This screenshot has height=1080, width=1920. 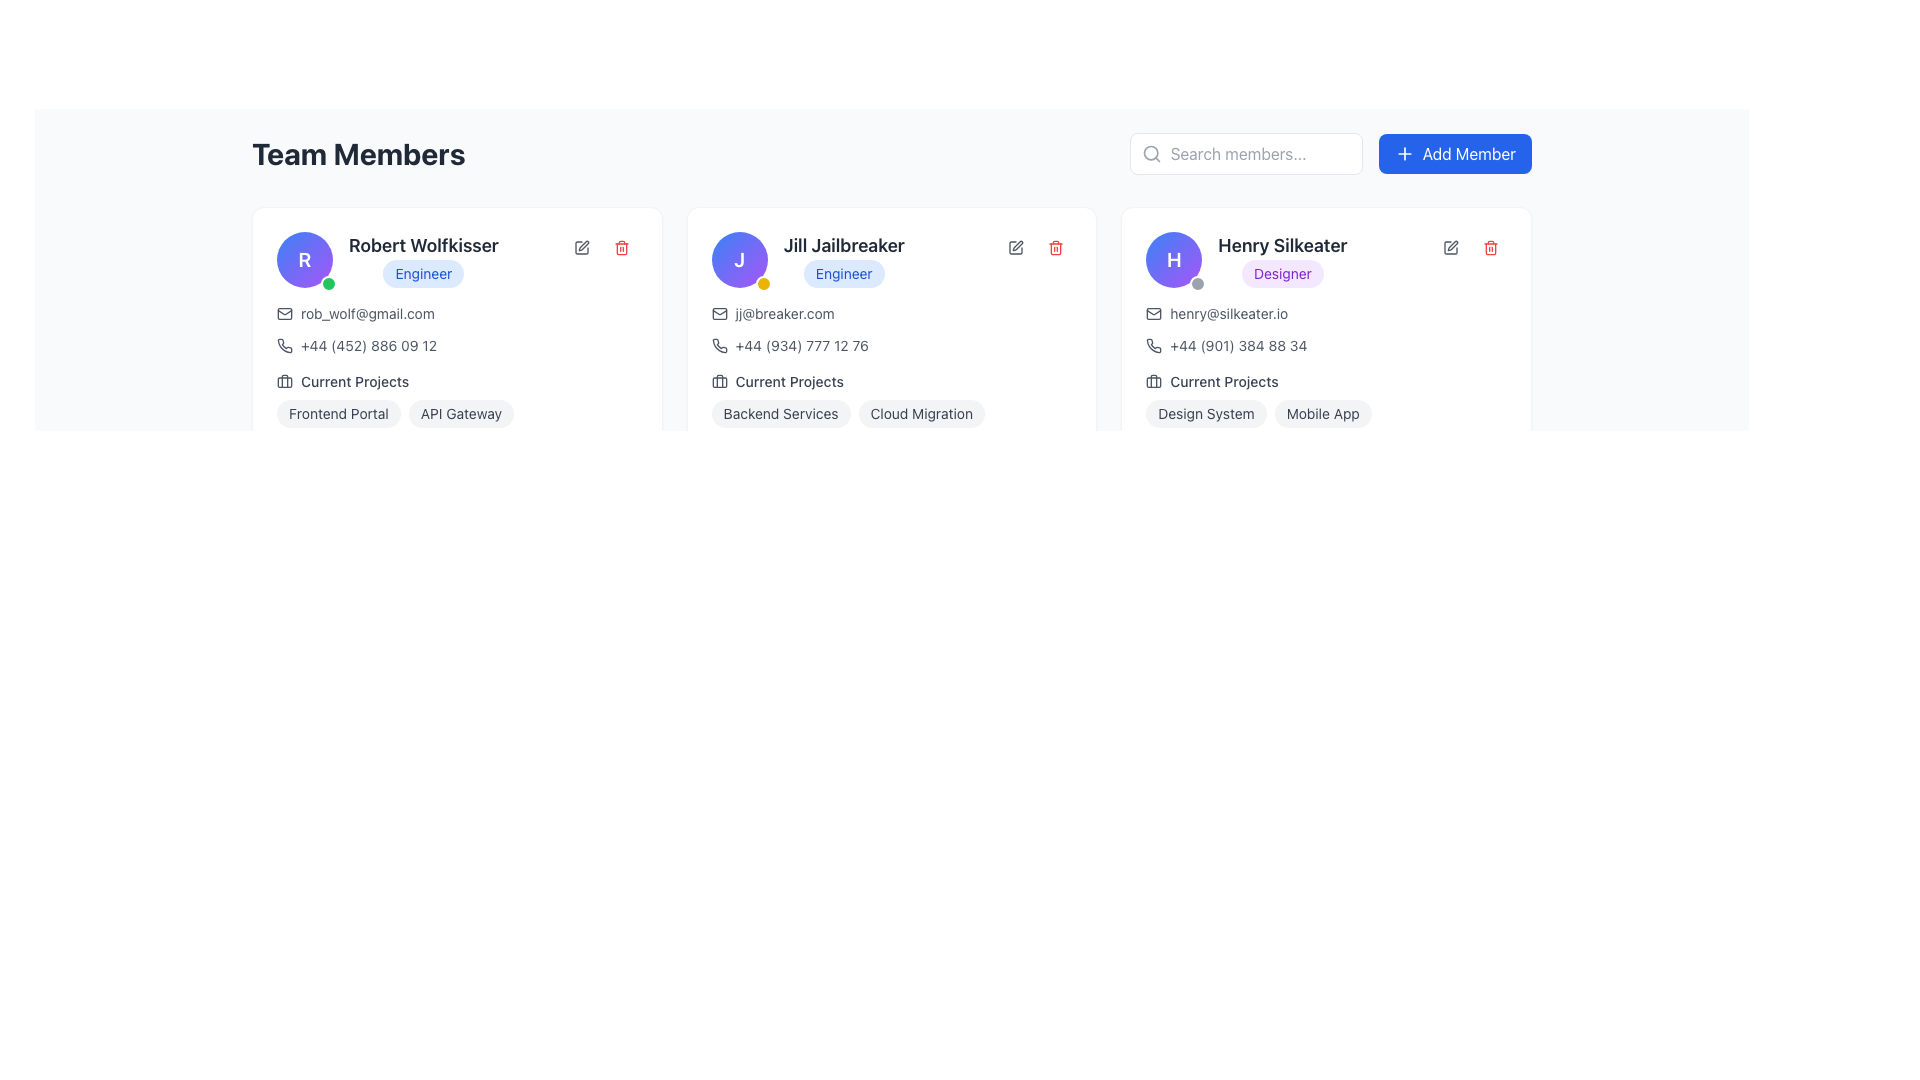 I want to click on the email icon located within the user details card, positioned just before the email address text label, so click(x=719, y=313).